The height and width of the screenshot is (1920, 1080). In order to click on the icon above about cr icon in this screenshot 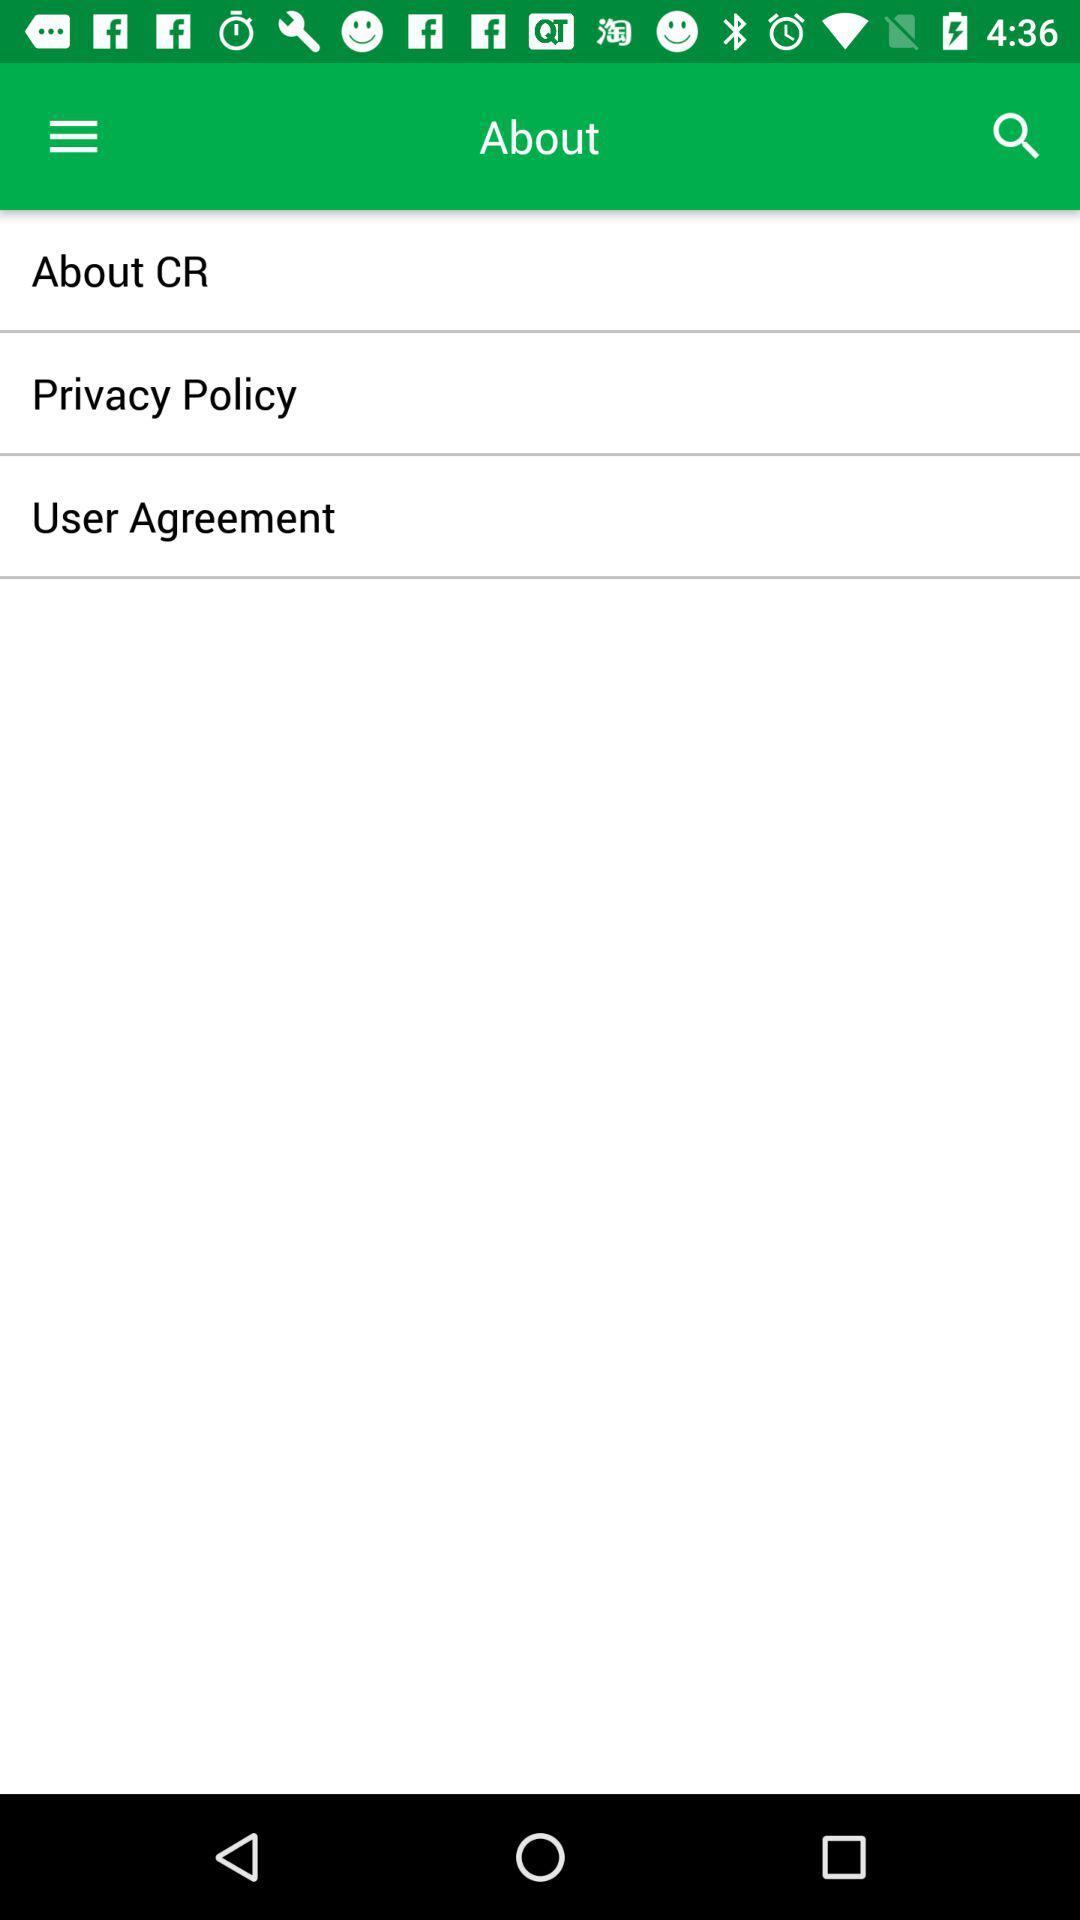, I will do `click(72, 135)`.